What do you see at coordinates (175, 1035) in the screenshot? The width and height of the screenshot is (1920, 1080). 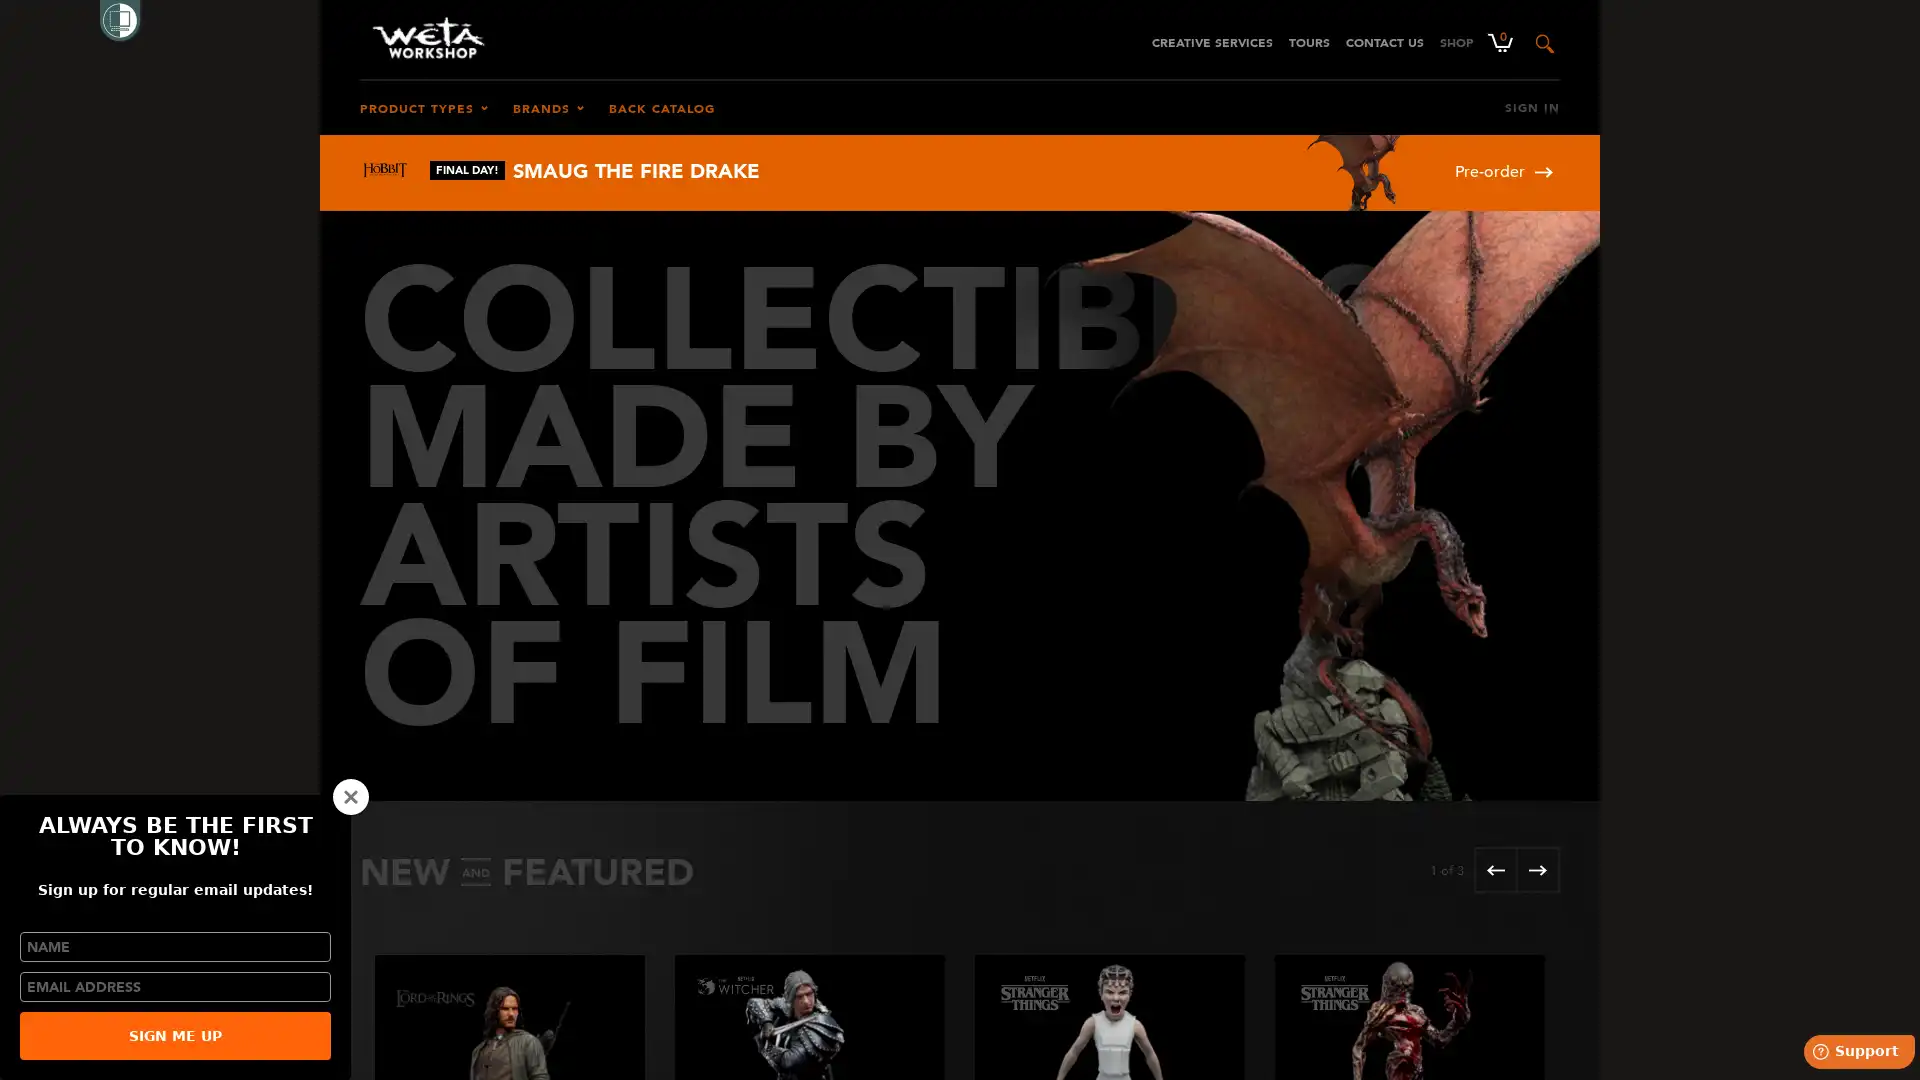 I see `SIGN ME UP` at bounding box center [175, 1035].